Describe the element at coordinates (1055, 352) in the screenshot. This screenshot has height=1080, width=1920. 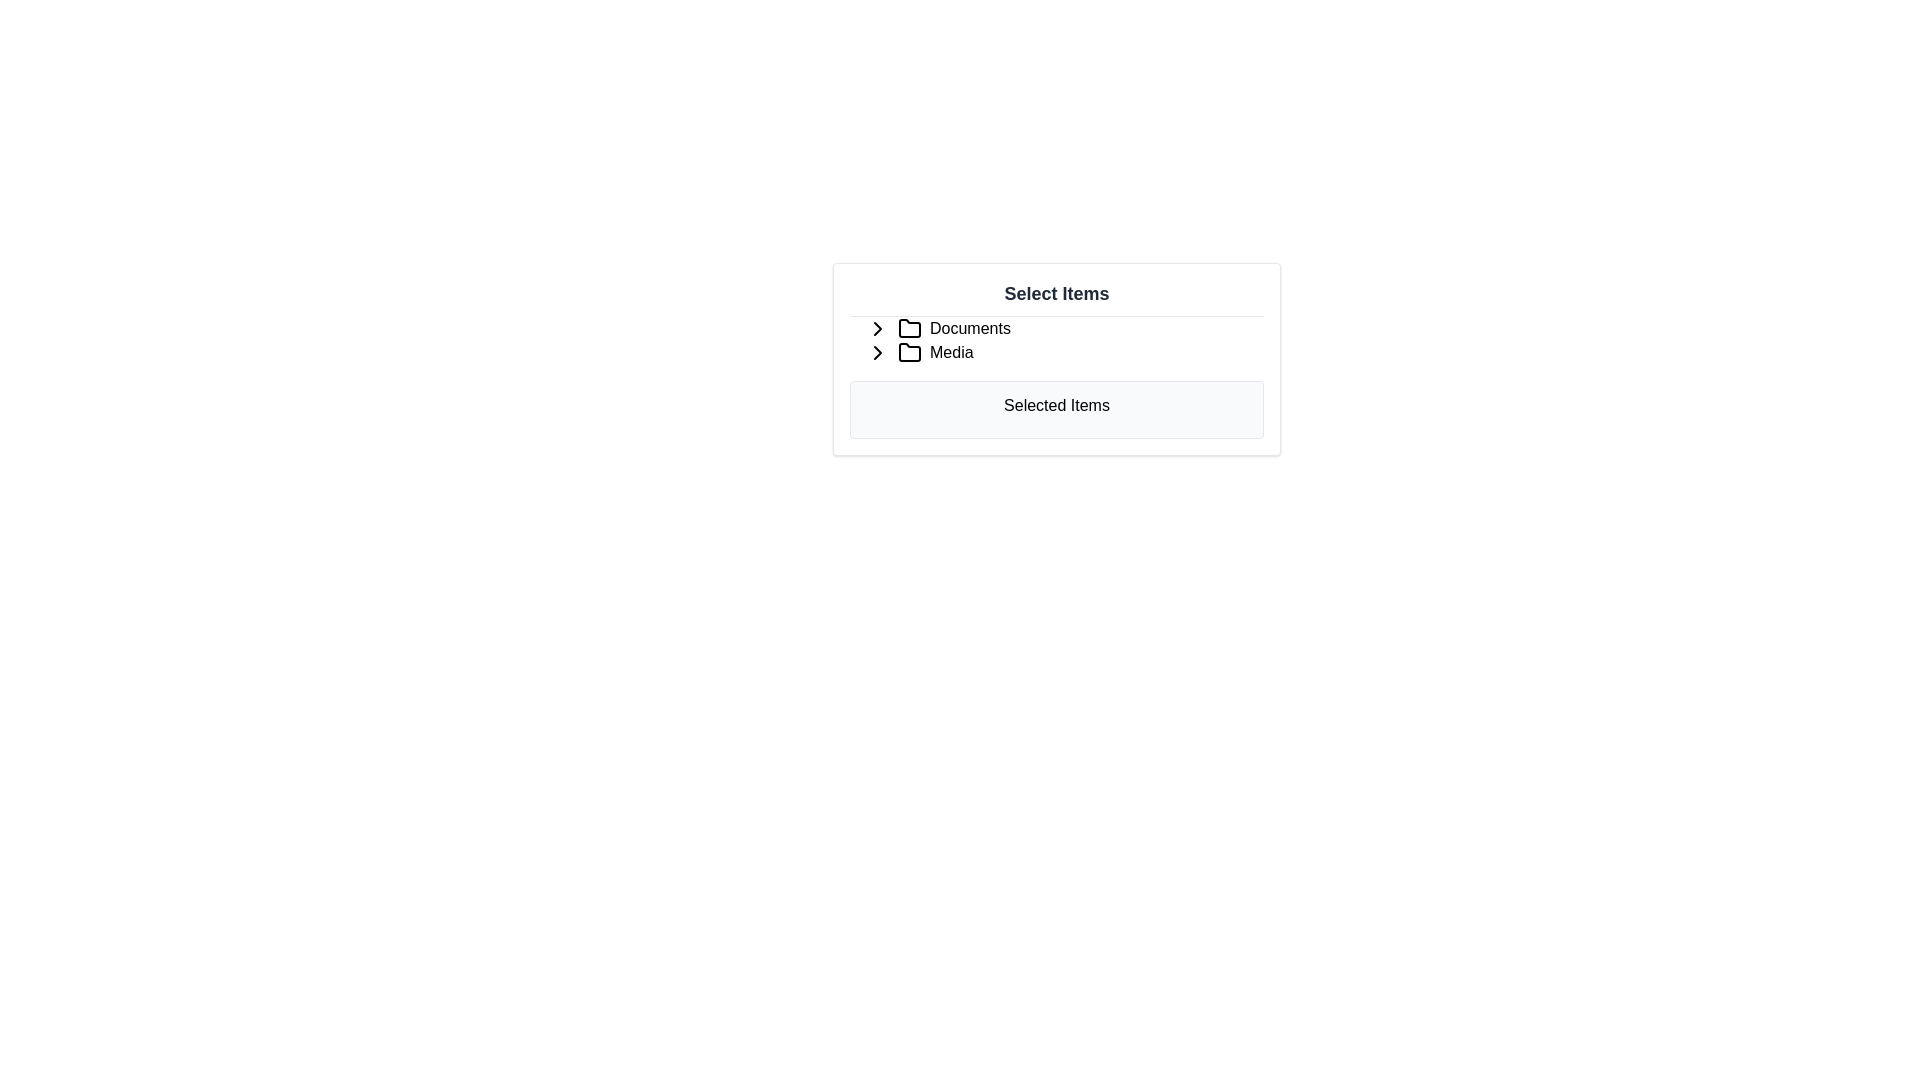
I see `the second list item in the 'Select Items' interface, which represents an option for selecting media files or folders` at that location.